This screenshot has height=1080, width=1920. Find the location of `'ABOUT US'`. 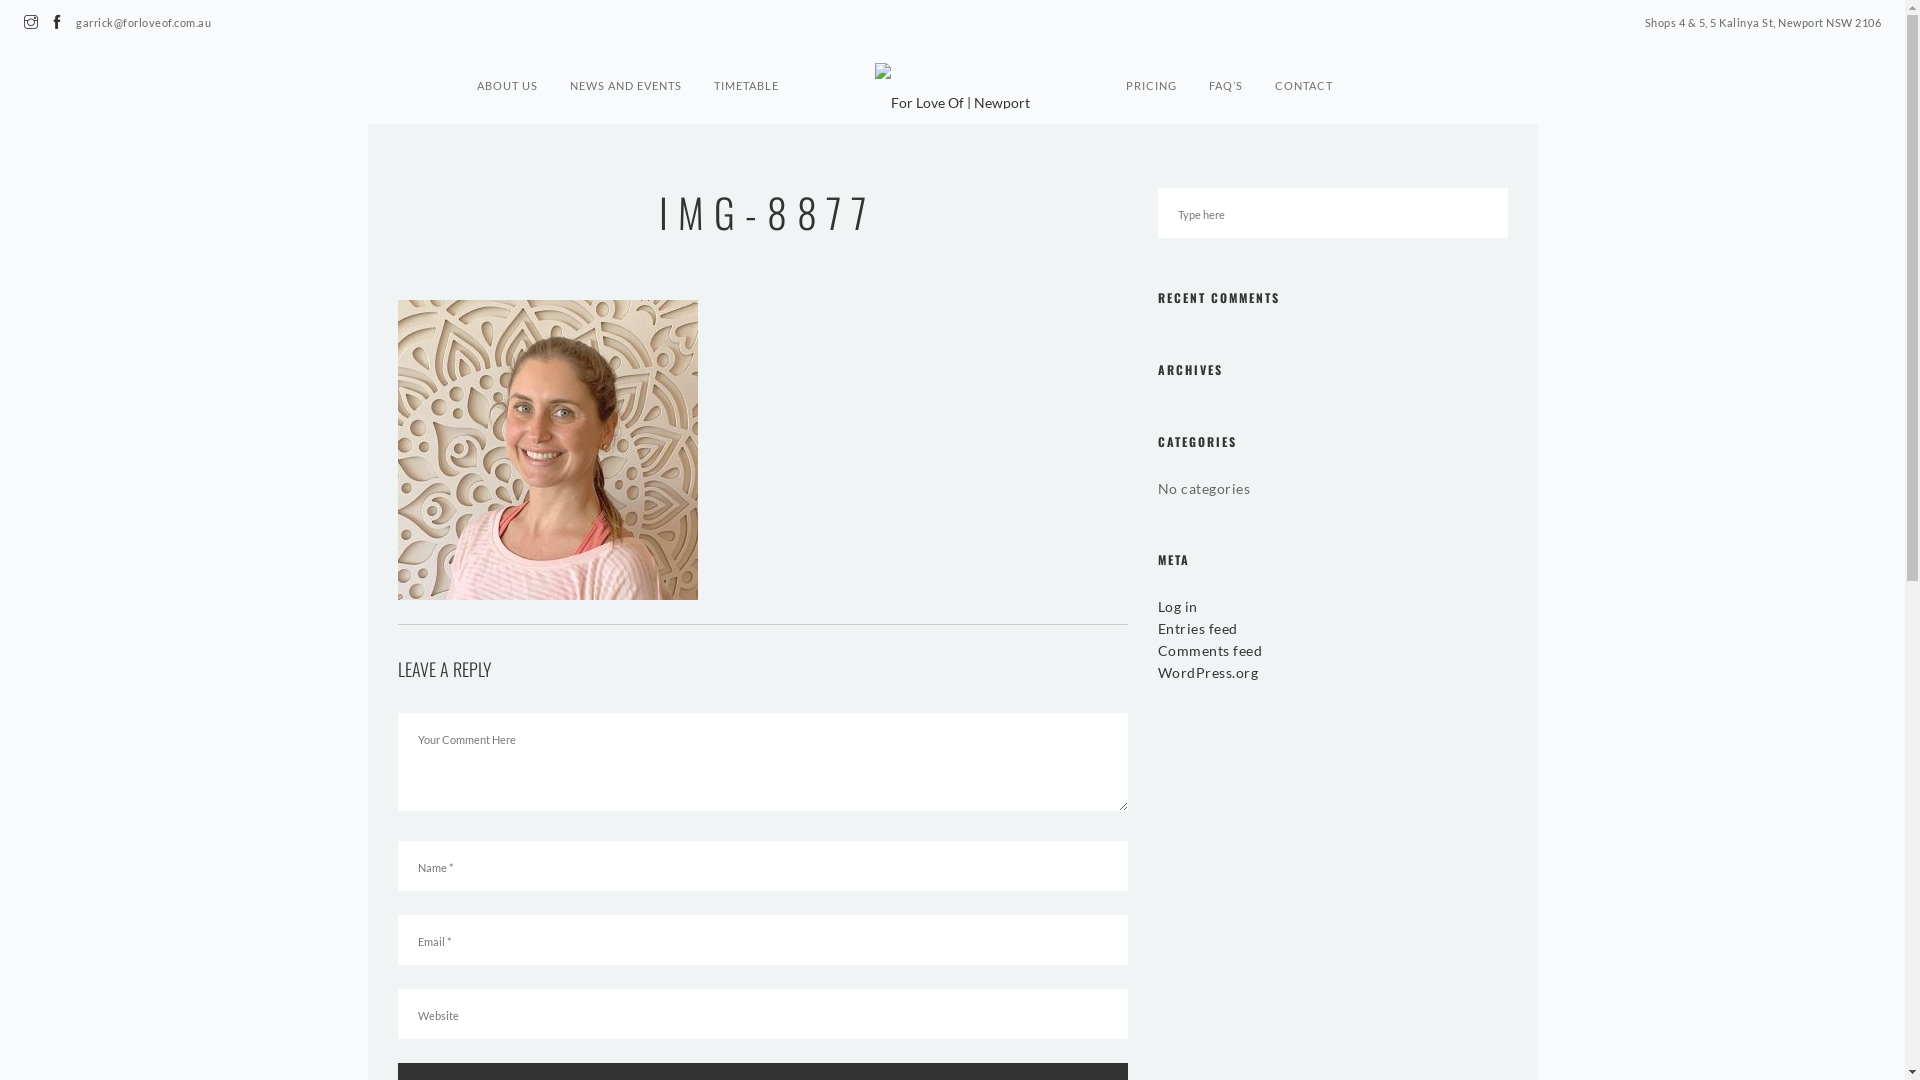

'ABOUT US' is located at coordinates (475, 75).